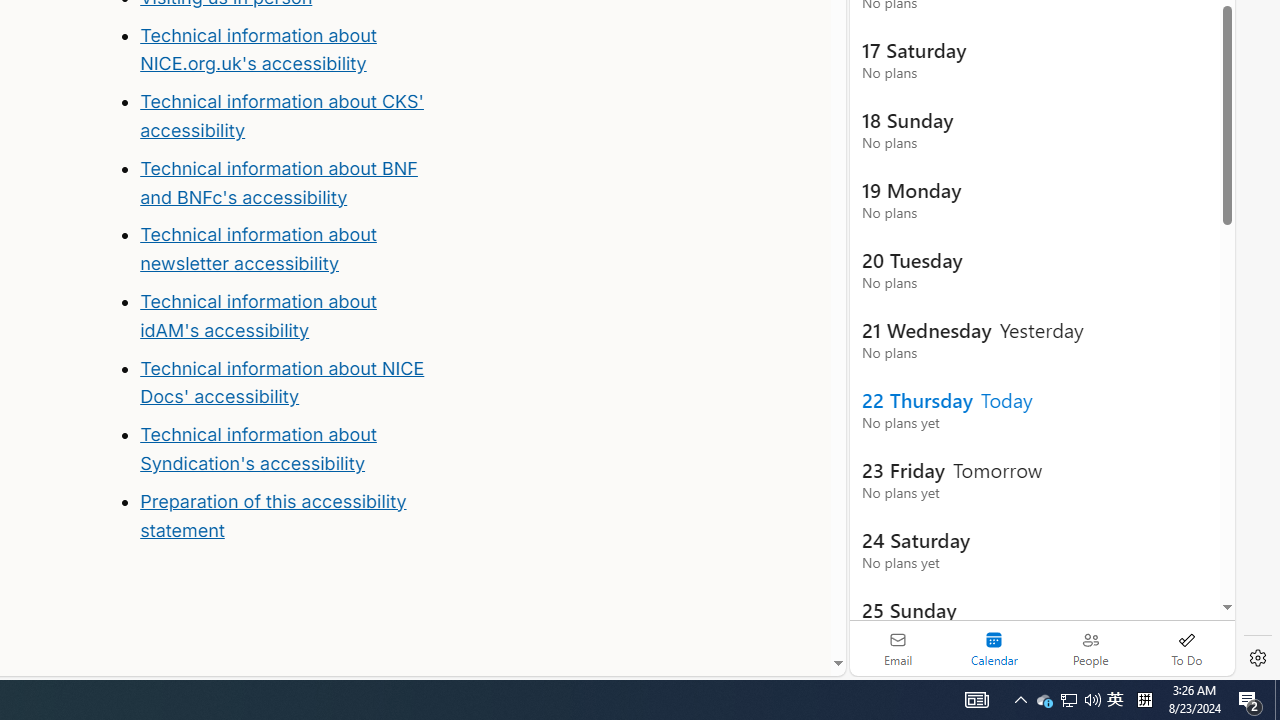 This screenshot has height=720, width=1280. What do you see at coordinates (278, 182) in the screenshot?
I see `'Technical information about BNF and BNFc'` at bounding box center [278, 182].